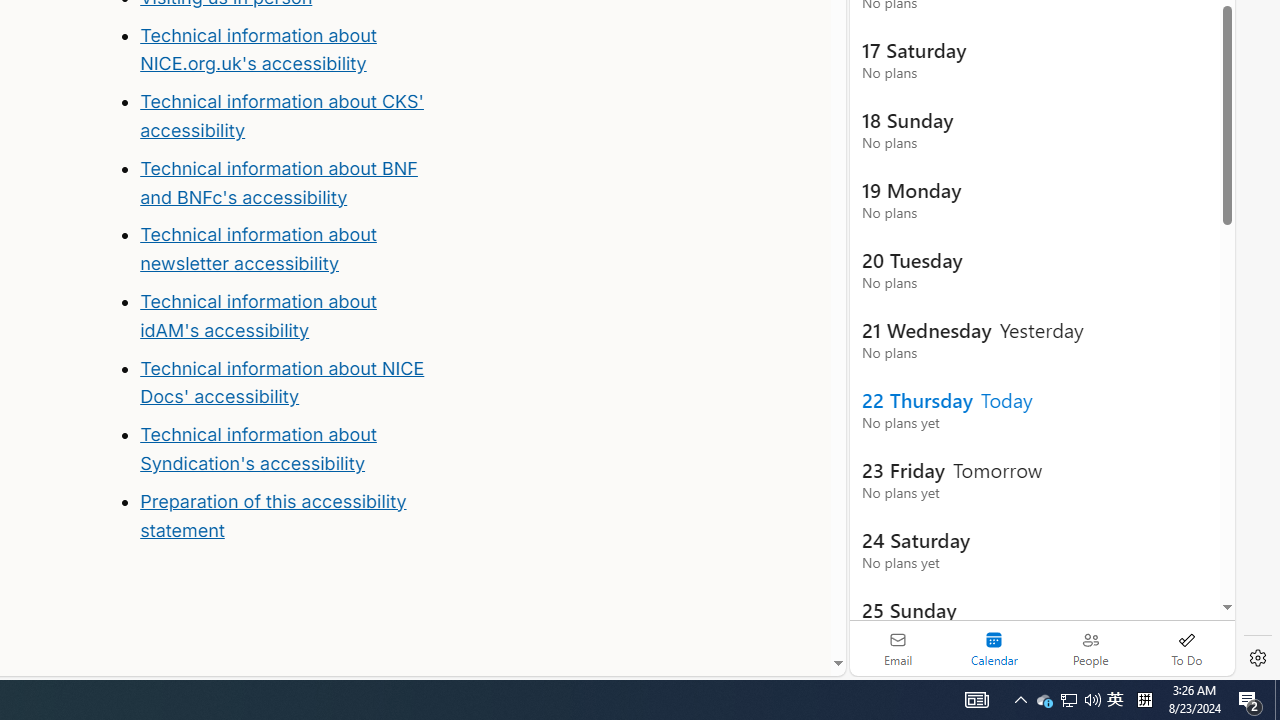 This screenshot has height=720, width=1280. What do you see at coordinates (278, 182) in the screenshot?
I see `'Technical information about BNF and BNFc'` at bounding box center [278, 182].